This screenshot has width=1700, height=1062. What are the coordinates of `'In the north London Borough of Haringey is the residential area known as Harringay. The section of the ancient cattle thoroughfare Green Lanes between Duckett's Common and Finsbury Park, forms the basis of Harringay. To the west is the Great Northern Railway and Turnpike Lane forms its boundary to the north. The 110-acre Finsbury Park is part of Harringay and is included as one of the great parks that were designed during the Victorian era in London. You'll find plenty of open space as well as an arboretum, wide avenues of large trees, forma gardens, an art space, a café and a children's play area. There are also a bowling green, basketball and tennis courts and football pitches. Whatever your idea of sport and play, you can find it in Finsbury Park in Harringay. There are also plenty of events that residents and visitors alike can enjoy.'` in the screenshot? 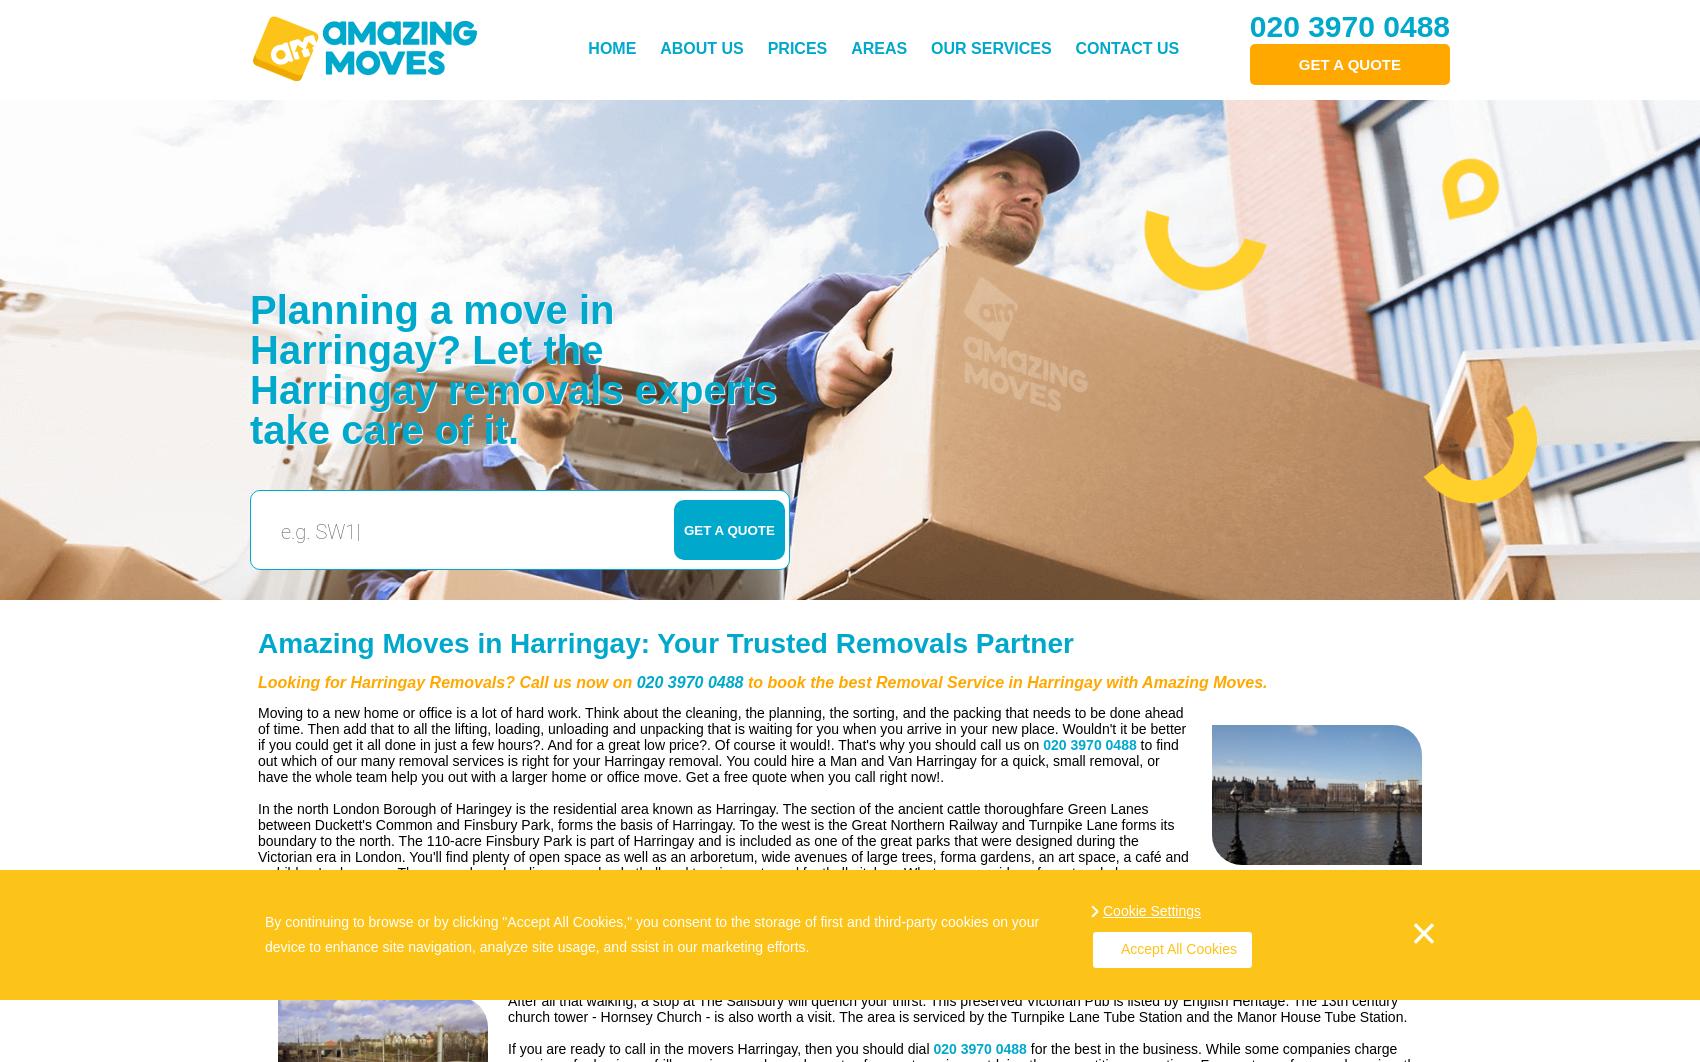 It's located at (723, 847).